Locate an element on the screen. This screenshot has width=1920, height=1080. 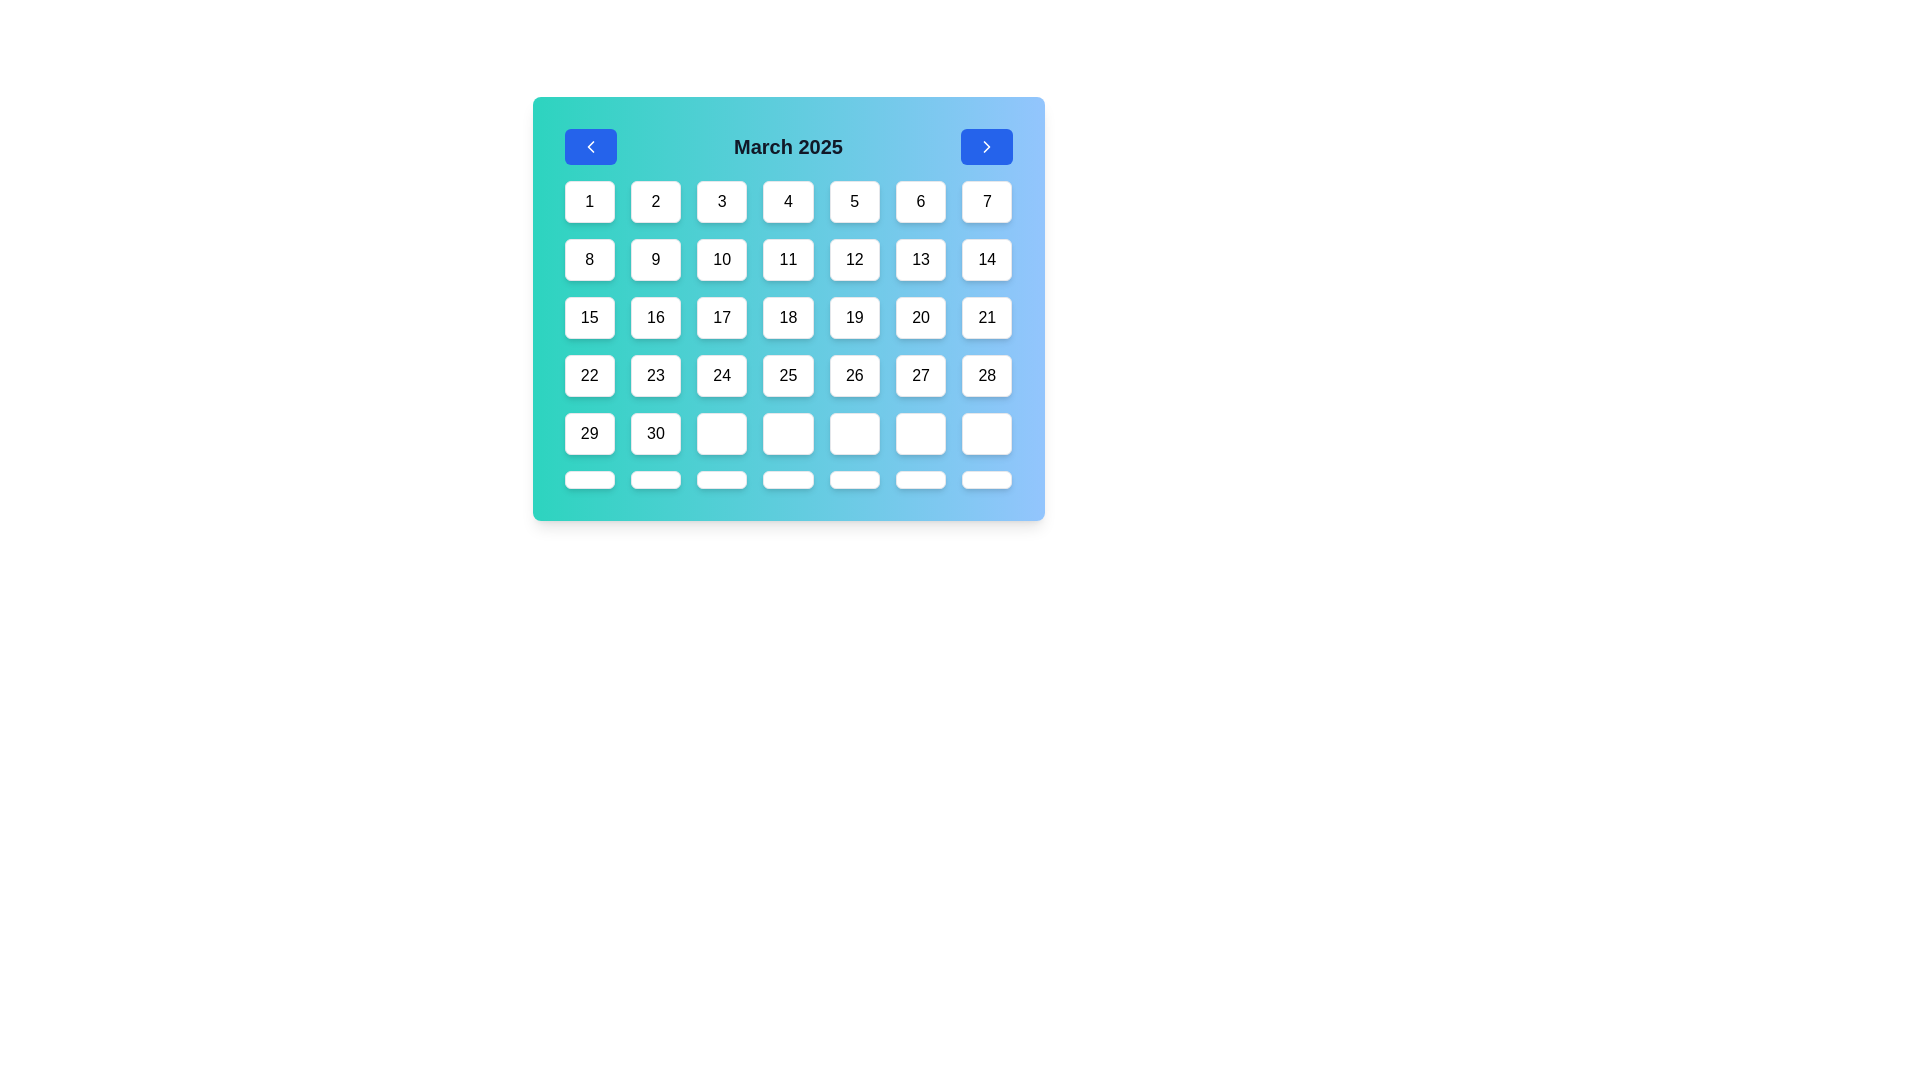
the left-pointing chevron icon rendered in white on a blue circular background is located at coordinates (589, 145).